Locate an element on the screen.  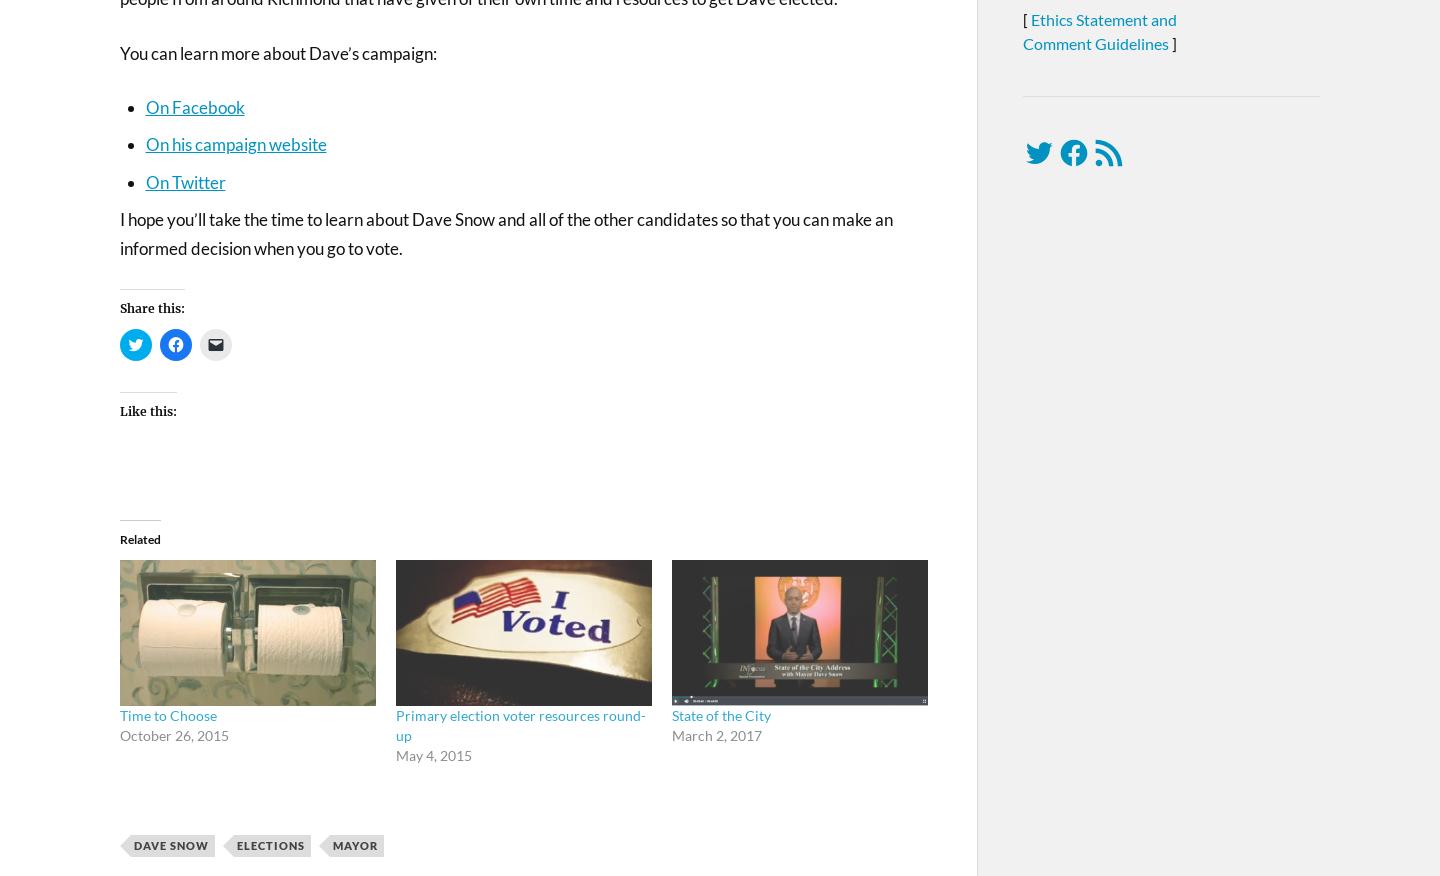
'elections' is located at coordinates (270, 844).